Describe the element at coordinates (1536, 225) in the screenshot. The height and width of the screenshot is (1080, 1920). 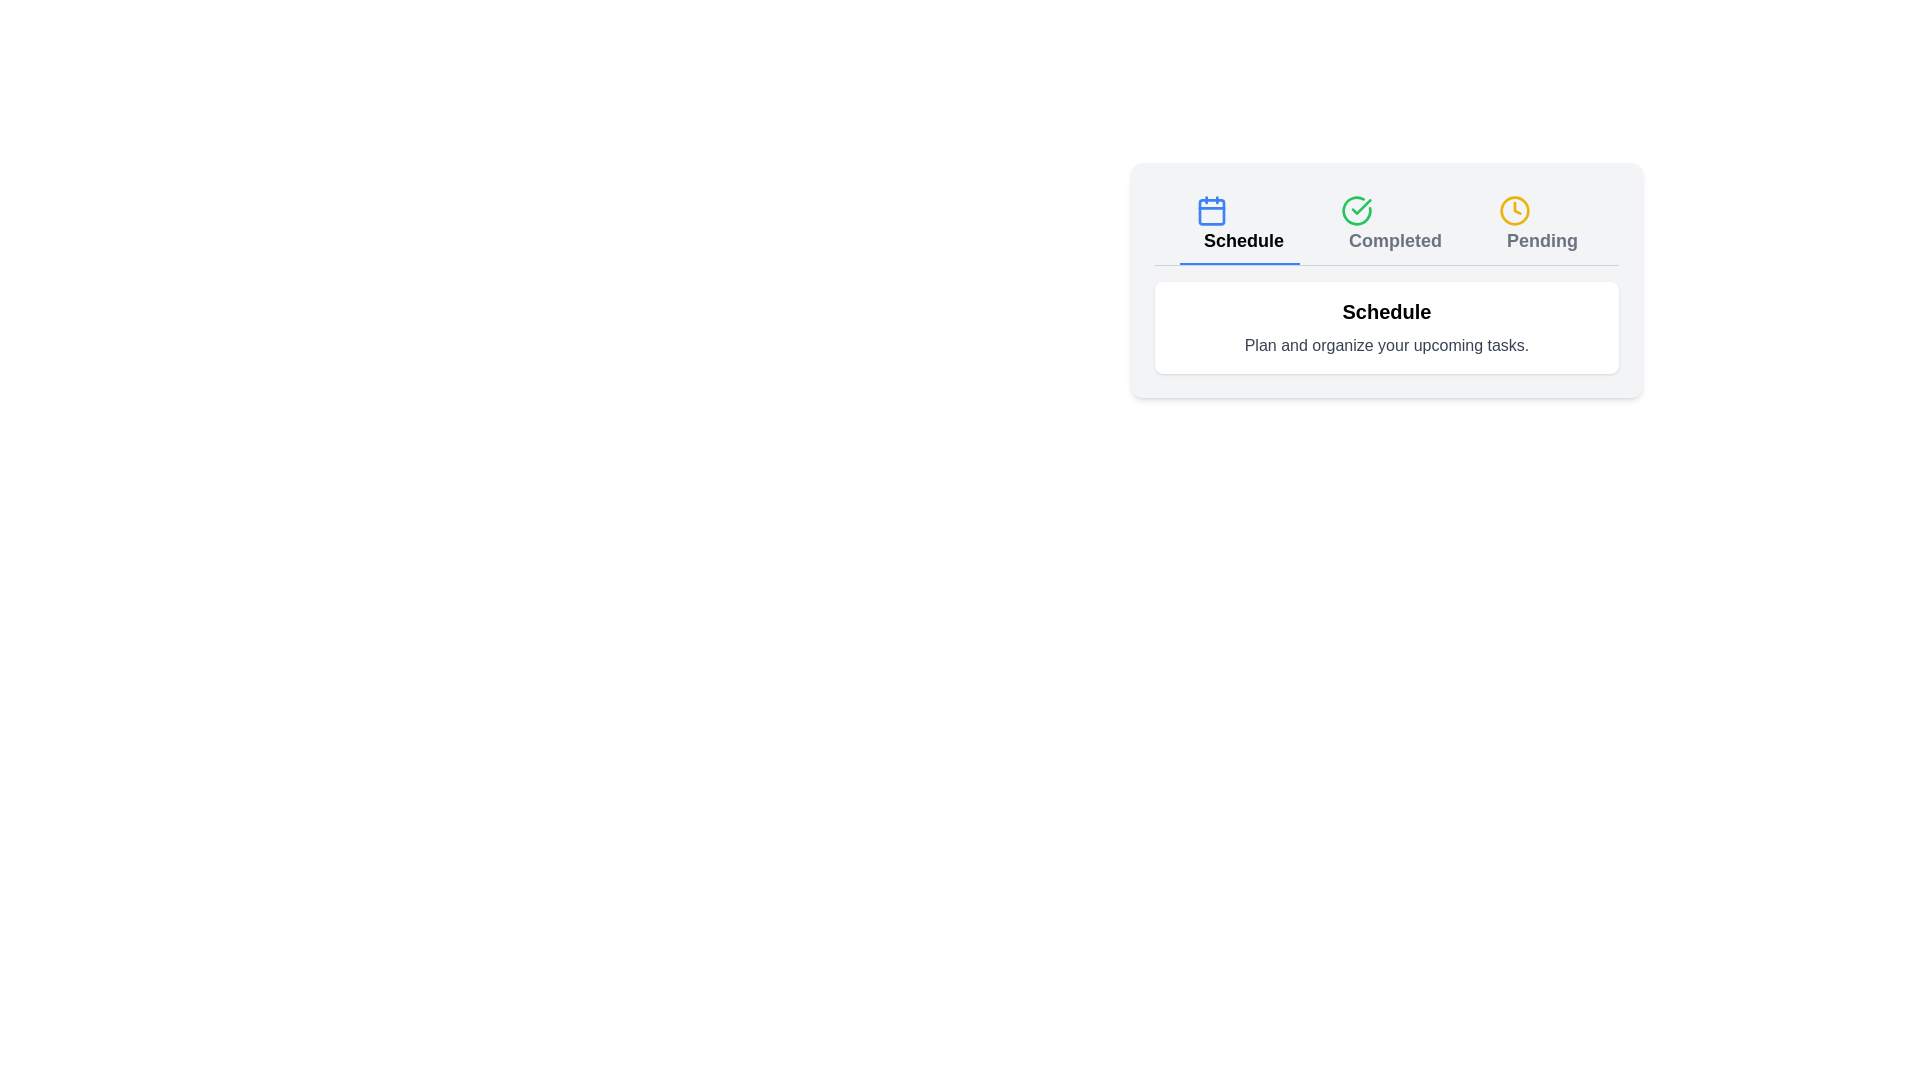
I see `the Pending tab to view its content` at that location.